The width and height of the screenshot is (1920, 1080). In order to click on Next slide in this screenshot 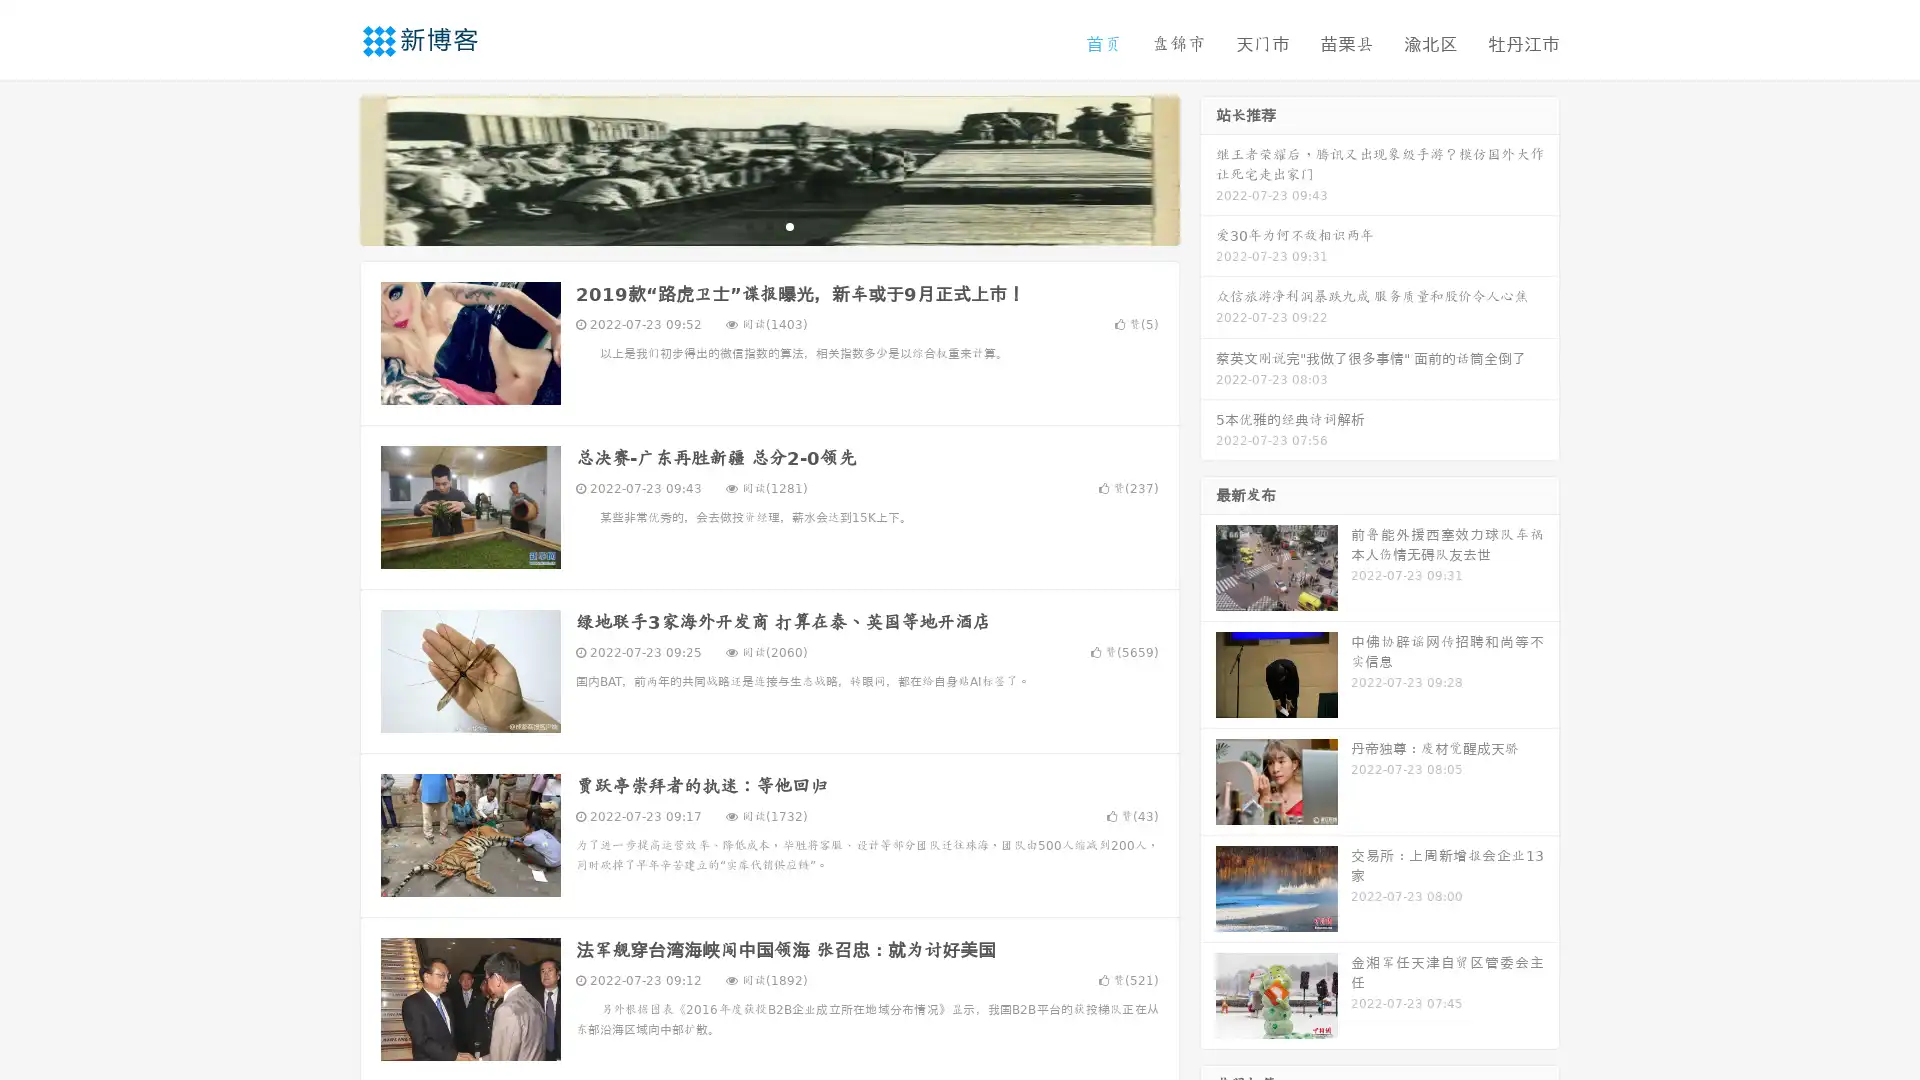, I will do `click(1208, 168)`.